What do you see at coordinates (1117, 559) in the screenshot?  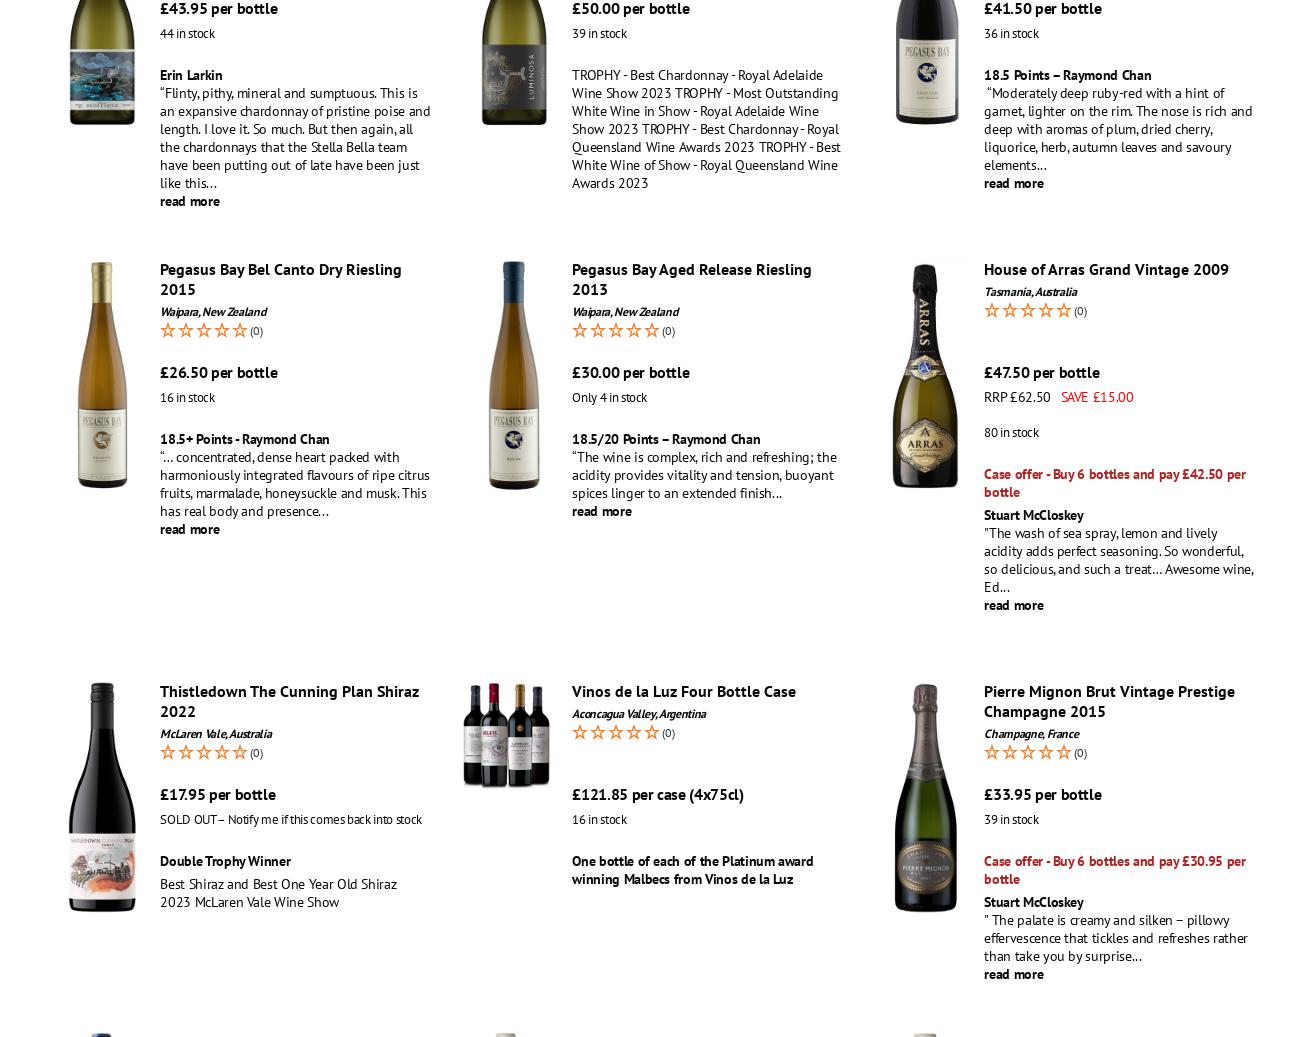 I see `'"The wash of sea spray, lemon and lively acidity adds perfect seasoning. So wonderful, so delicious, and such a treat… Awesome wine, Ed...'` at bounding box center [1117, 559].